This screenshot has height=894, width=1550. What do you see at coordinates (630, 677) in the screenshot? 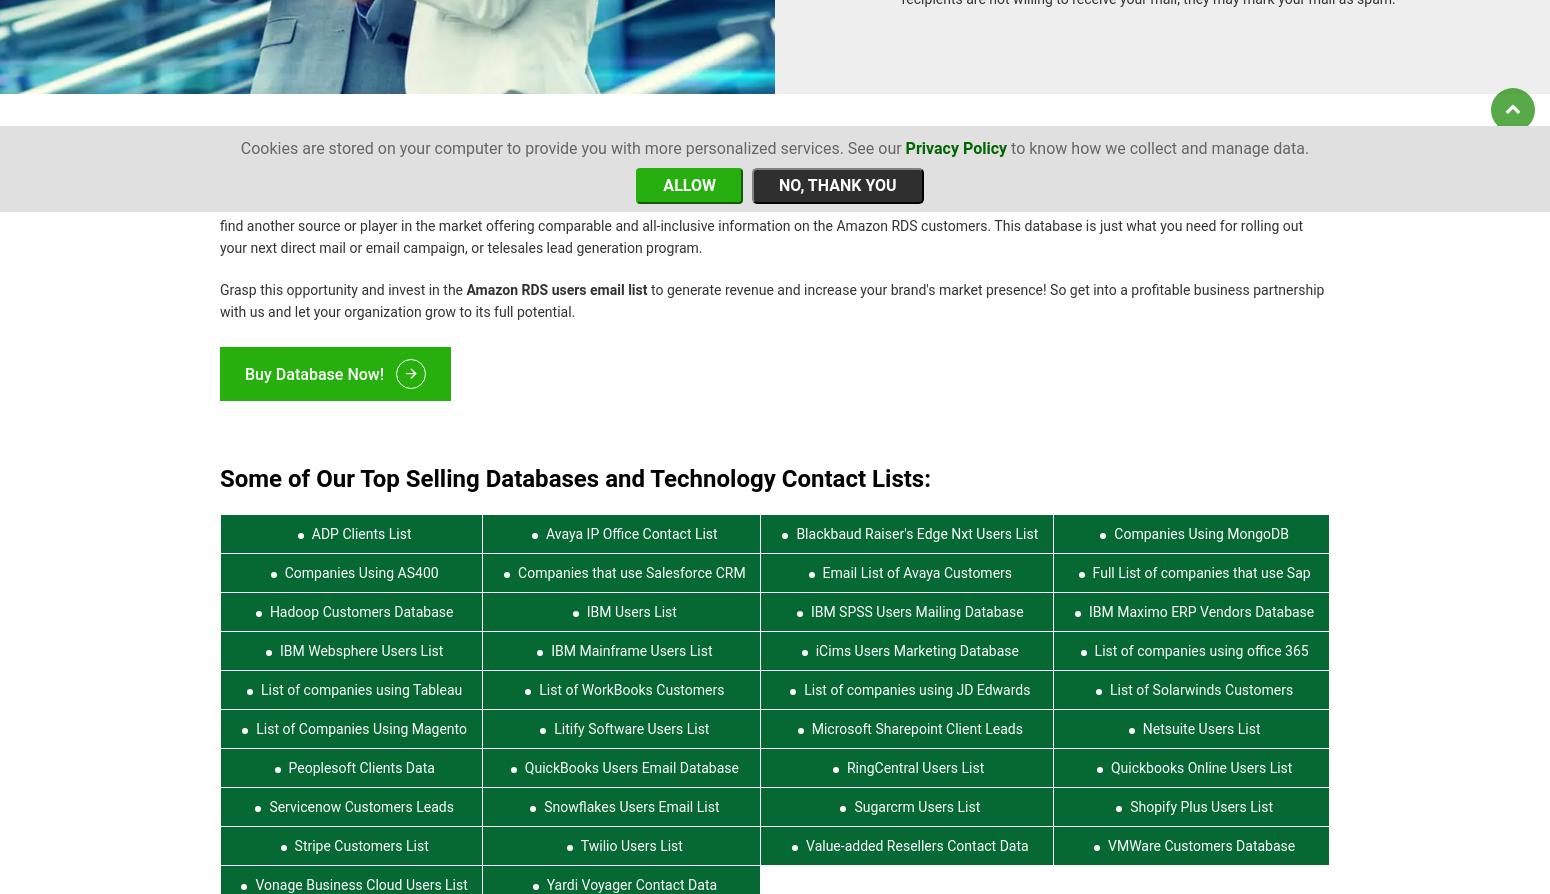
I see `'List of WorkBooks Customers'` at bounding box center [630, 677].